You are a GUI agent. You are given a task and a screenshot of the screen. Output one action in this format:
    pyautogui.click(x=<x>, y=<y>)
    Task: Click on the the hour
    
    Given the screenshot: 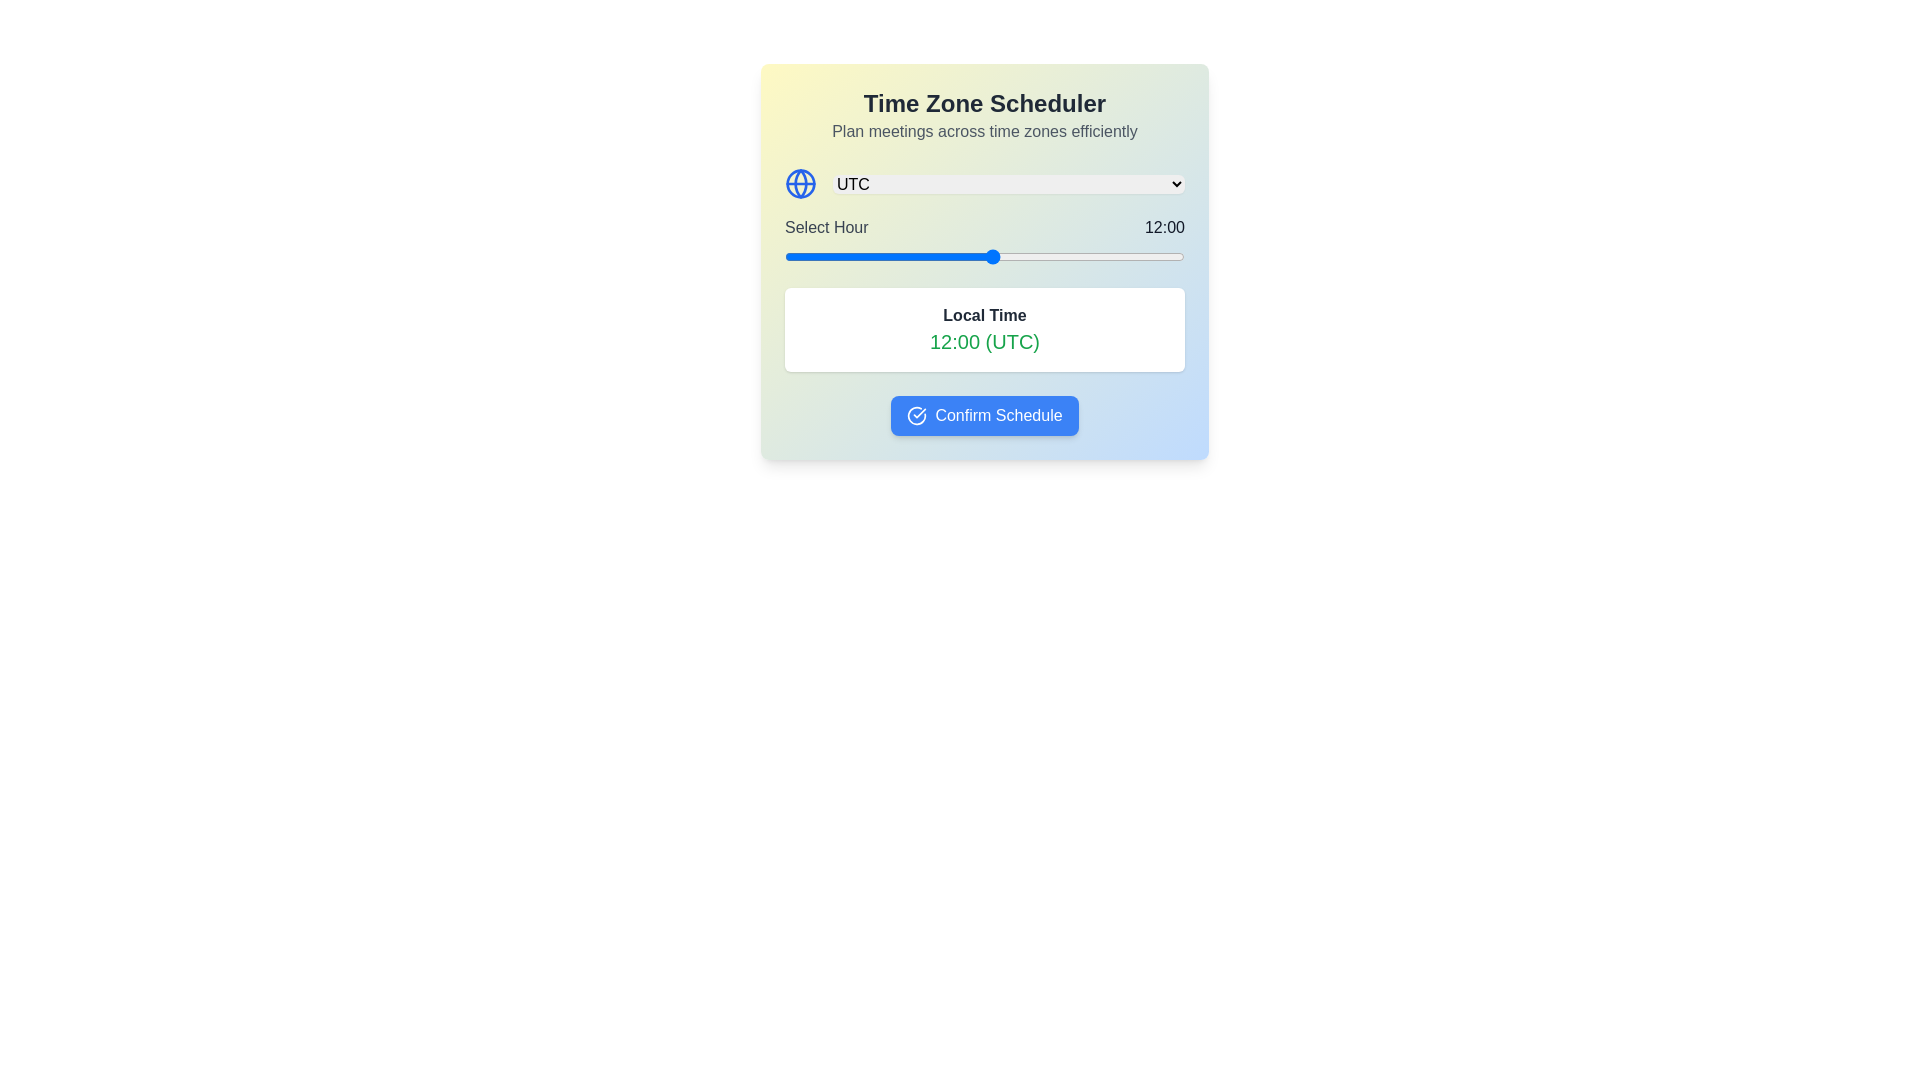 What is the action you would take?
    pyautogui.click(x=1150, y=256)
    